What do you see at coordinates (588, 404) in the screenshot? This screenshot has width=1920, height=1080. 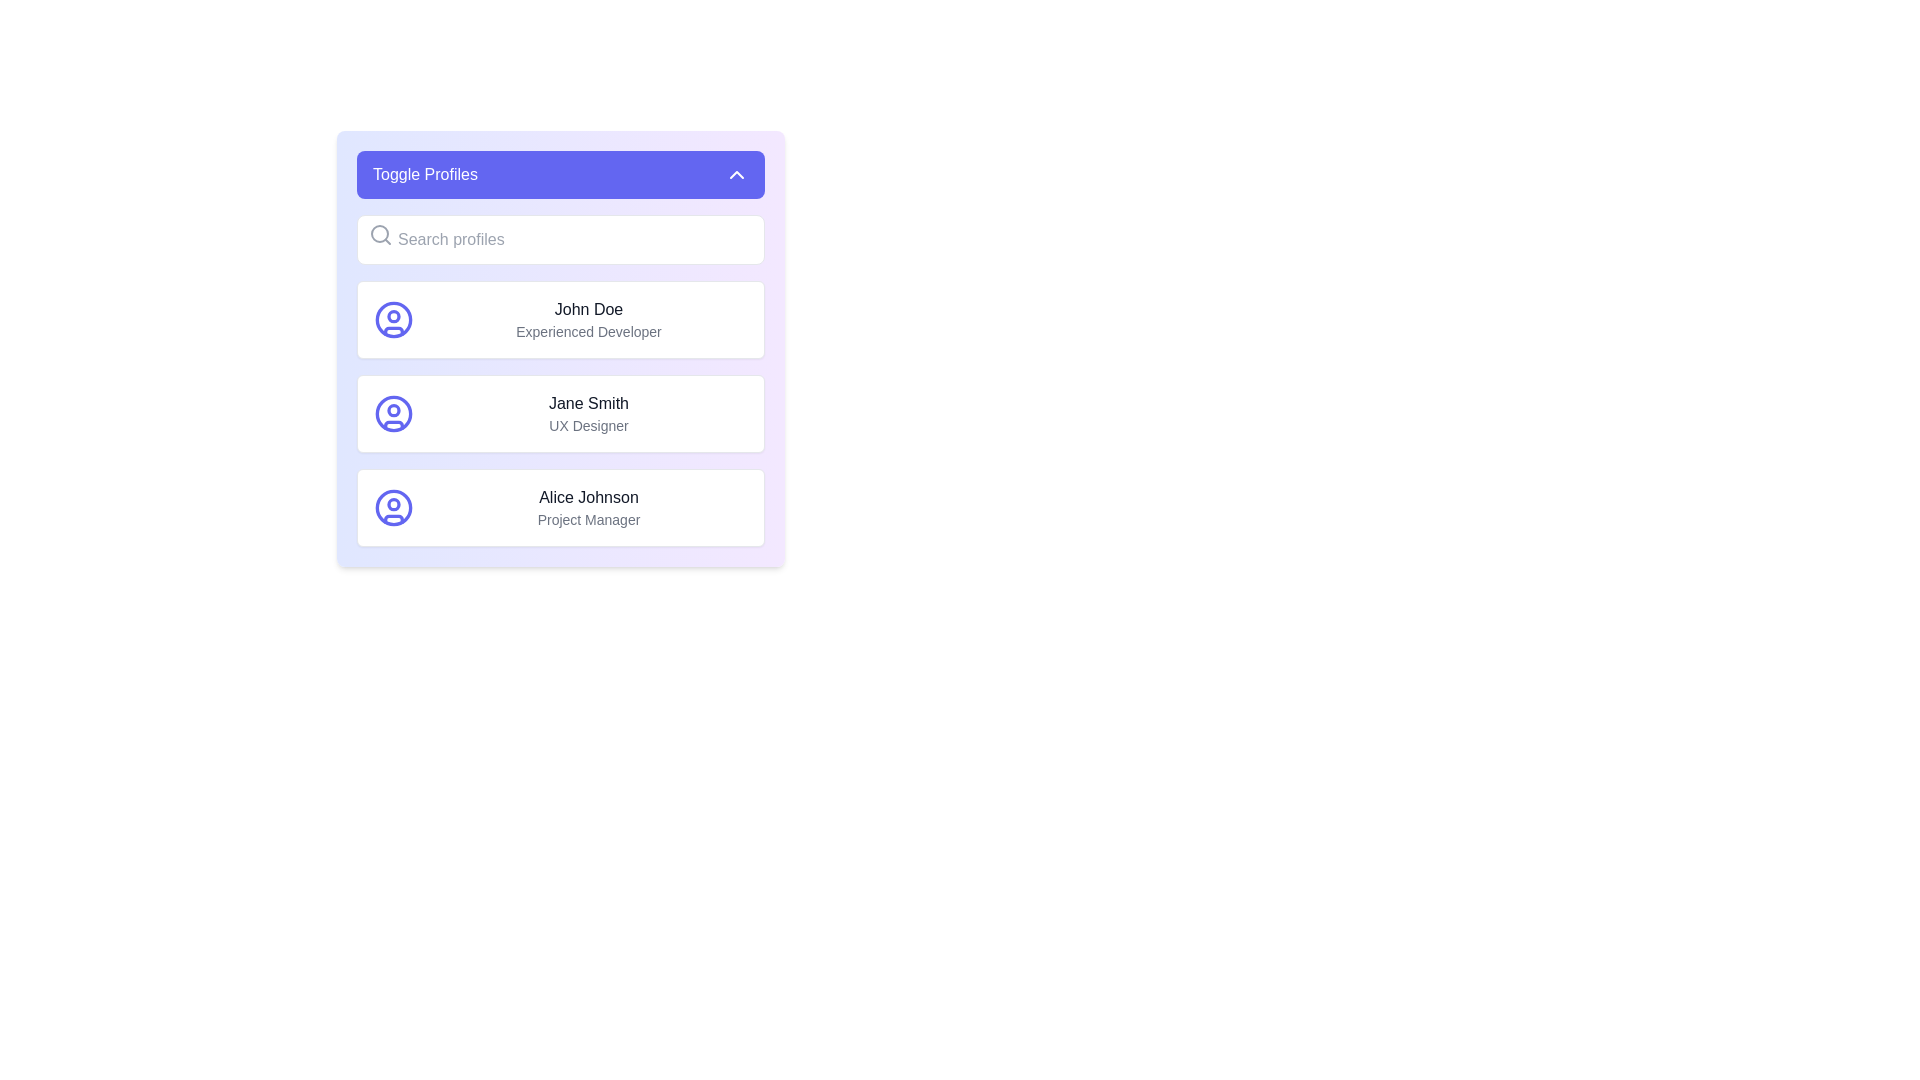 I see `the user's name text element displayed in the profile card, which serves as an identifier above the subtitle 'UX Designer'` at bounding box center [588, 404].